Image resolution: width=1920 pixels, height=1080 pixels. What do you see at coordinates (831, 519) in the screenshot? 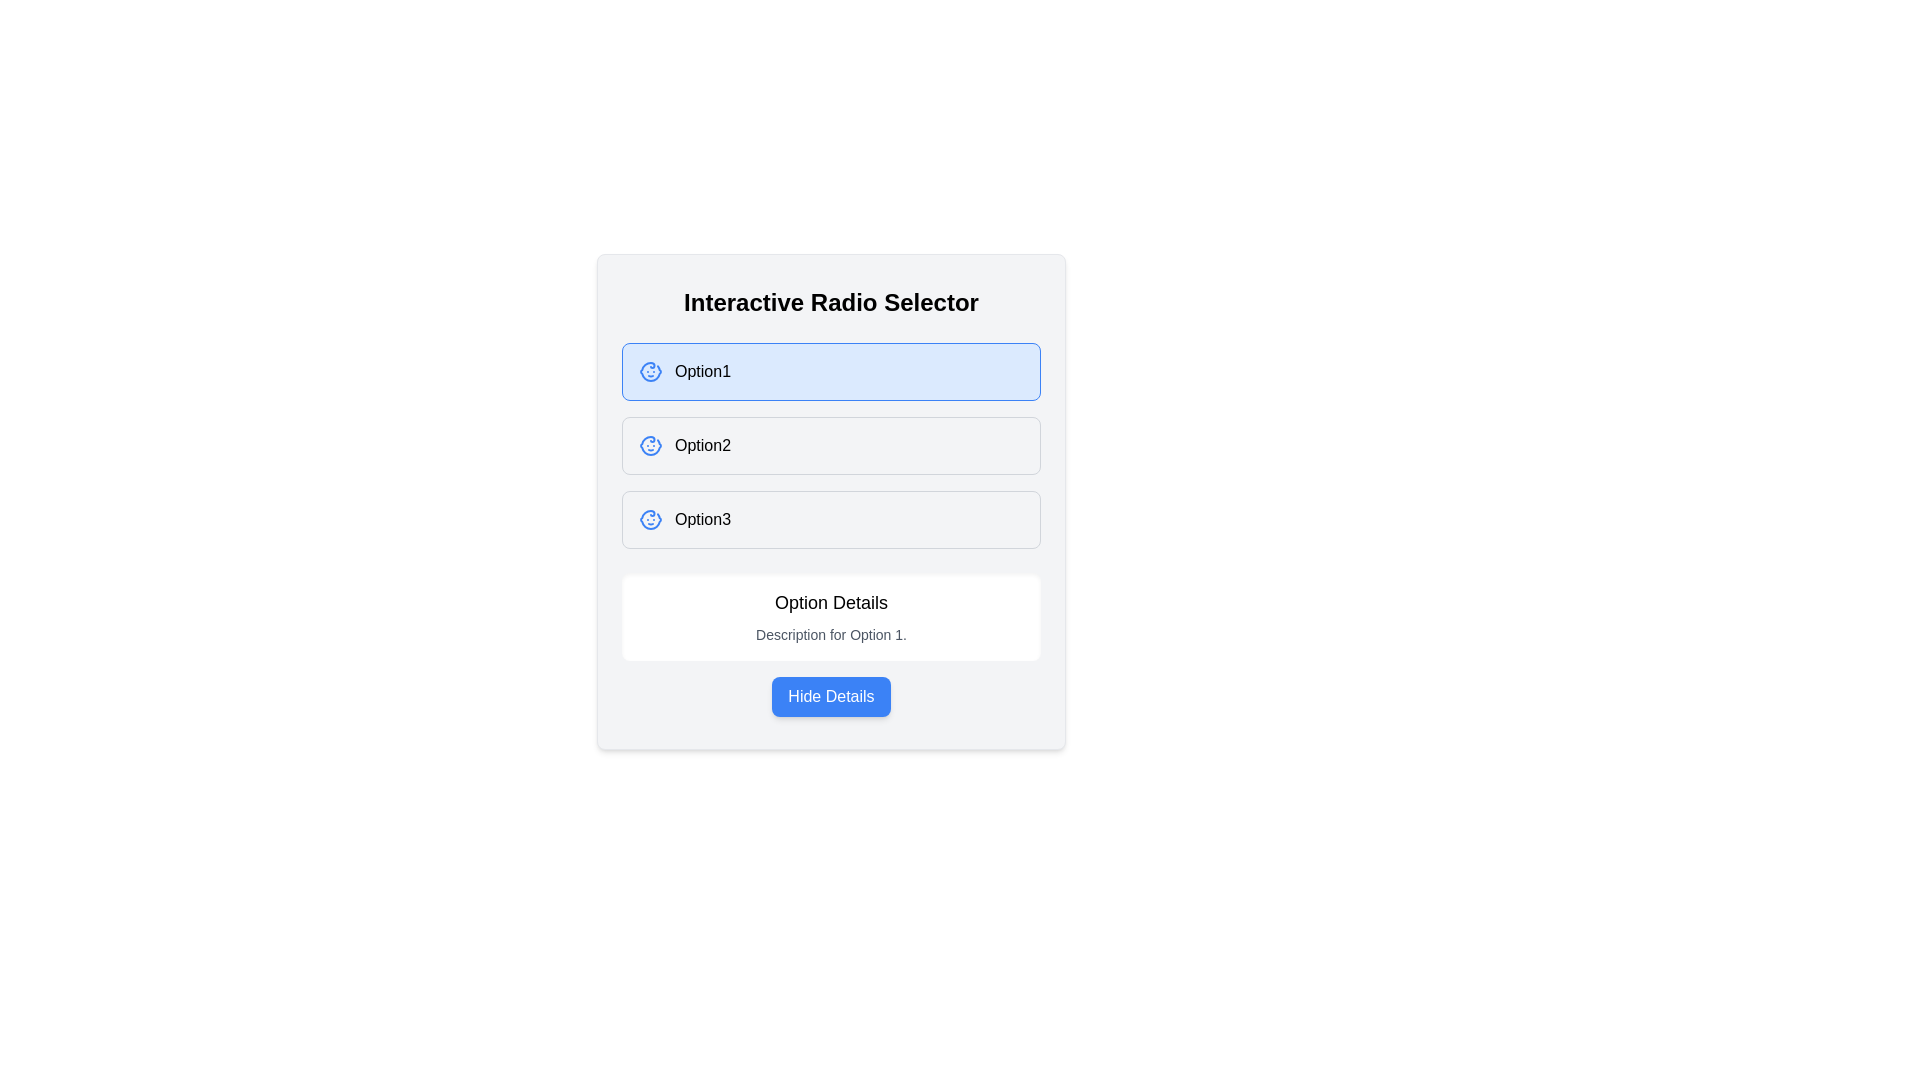
I see `the radio button for 'Option3', which is the third option in a vertical group of radio buttons` at bounding box center [831, 519].